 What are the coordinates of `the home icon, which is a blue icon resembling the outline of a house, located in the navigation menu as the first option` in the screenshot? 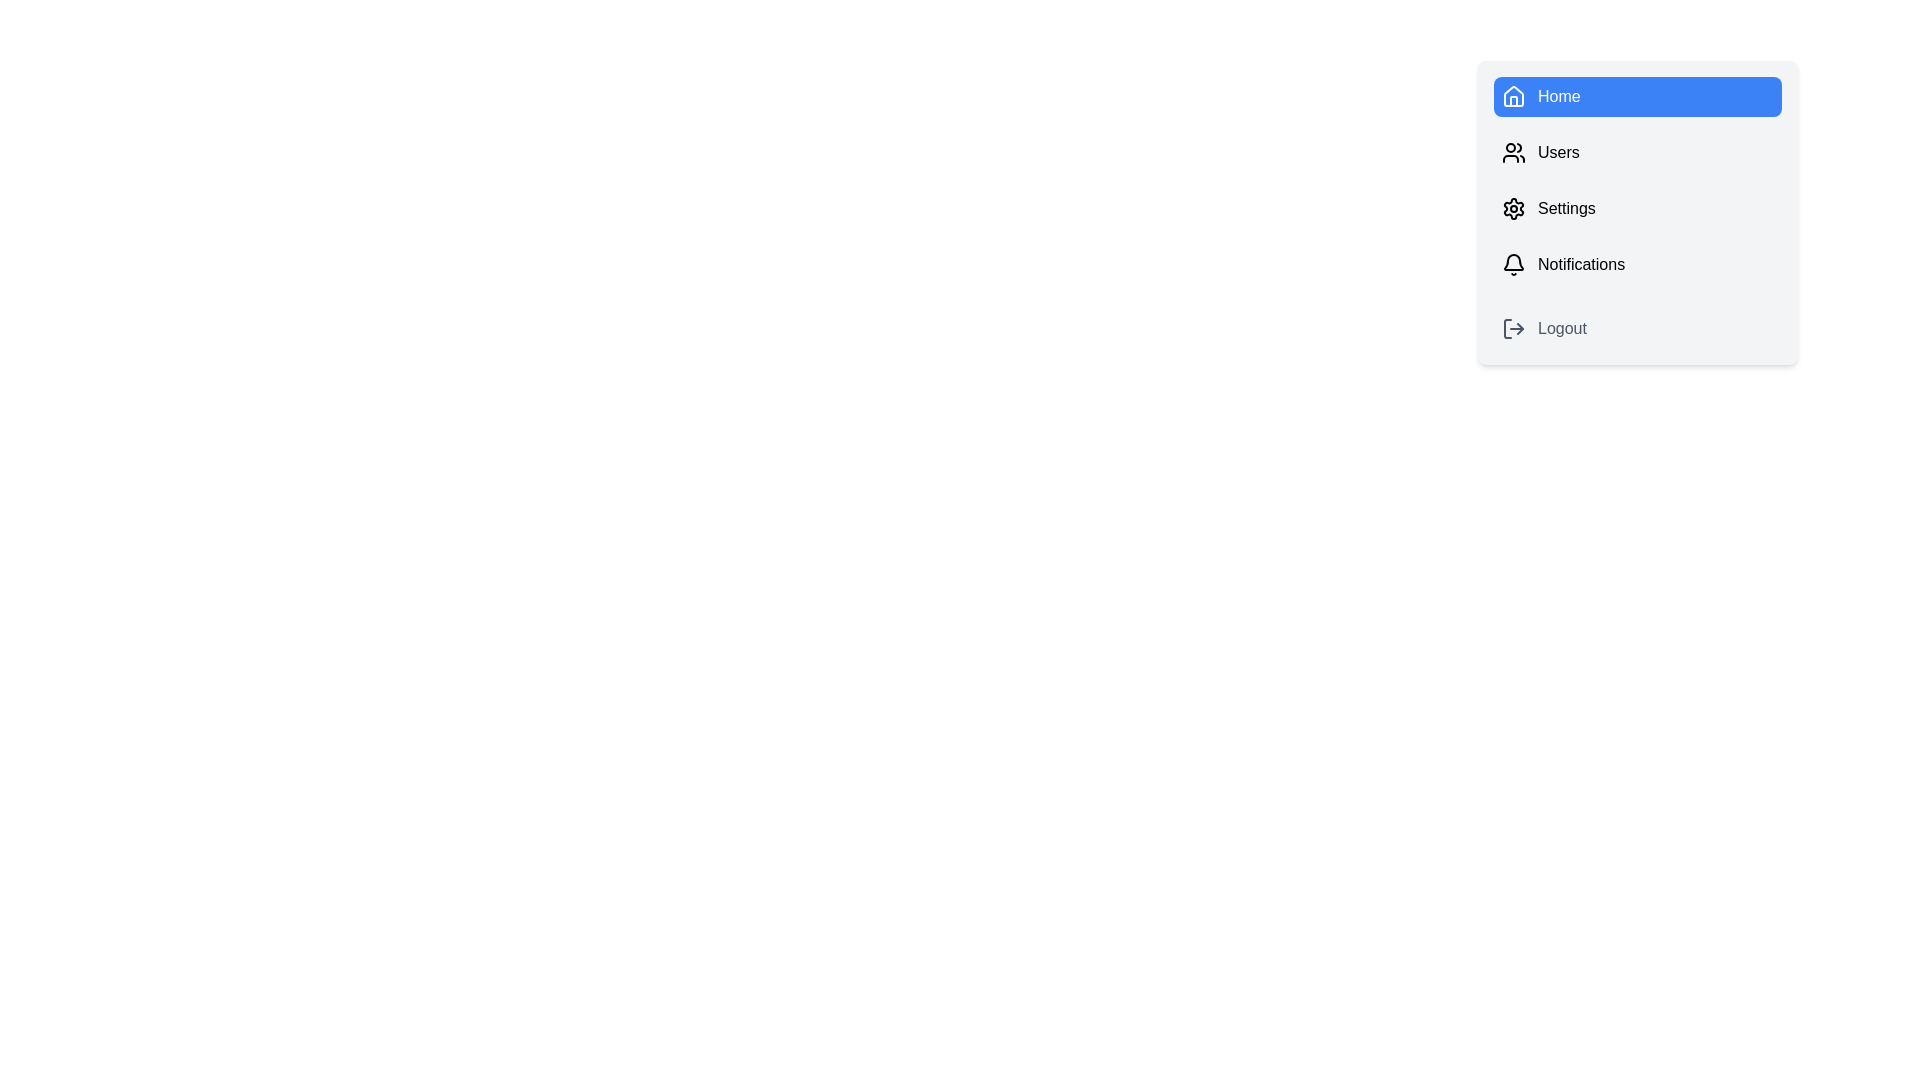 It's located at (1513, 96).